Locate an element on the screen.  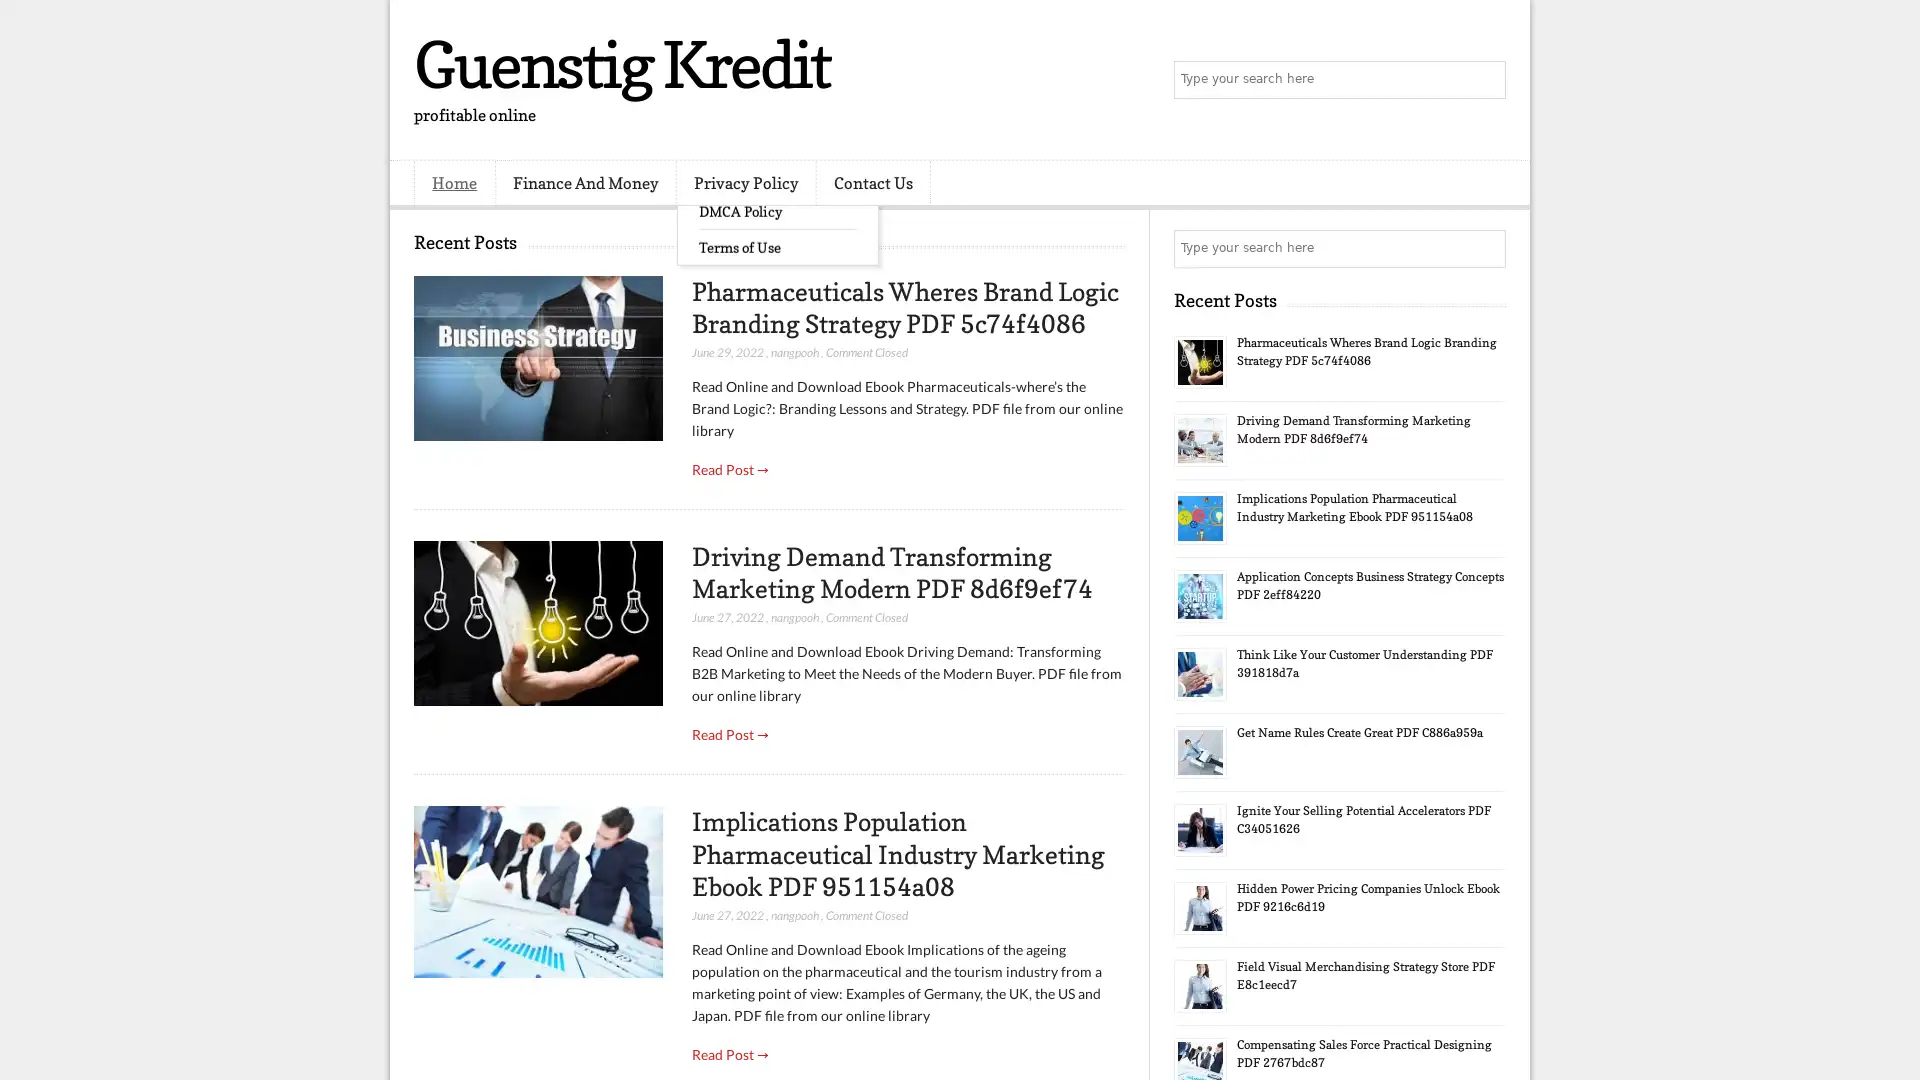
Search is located at coordinates (1485, 80).